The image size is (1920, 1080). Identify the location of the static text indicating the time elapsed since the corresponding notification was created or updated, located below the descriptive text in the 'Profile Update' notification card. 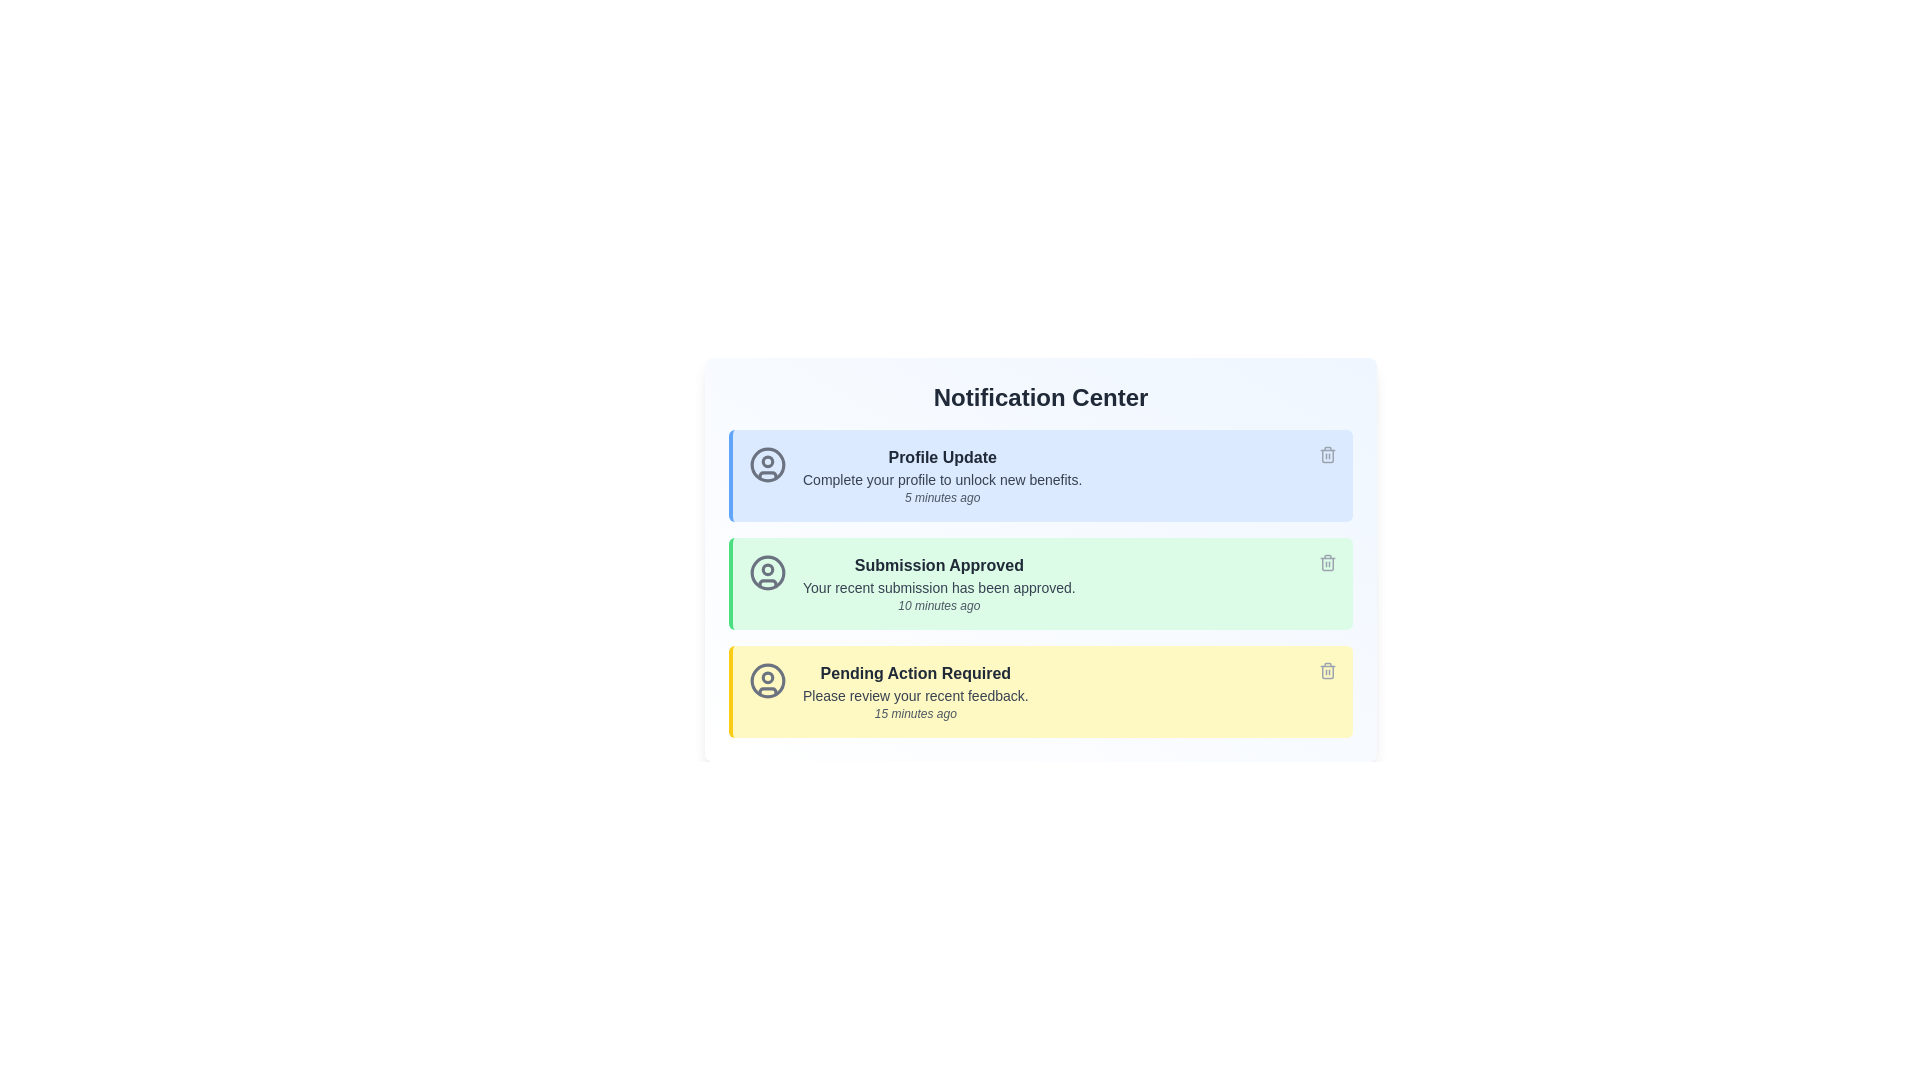
(941, 496).